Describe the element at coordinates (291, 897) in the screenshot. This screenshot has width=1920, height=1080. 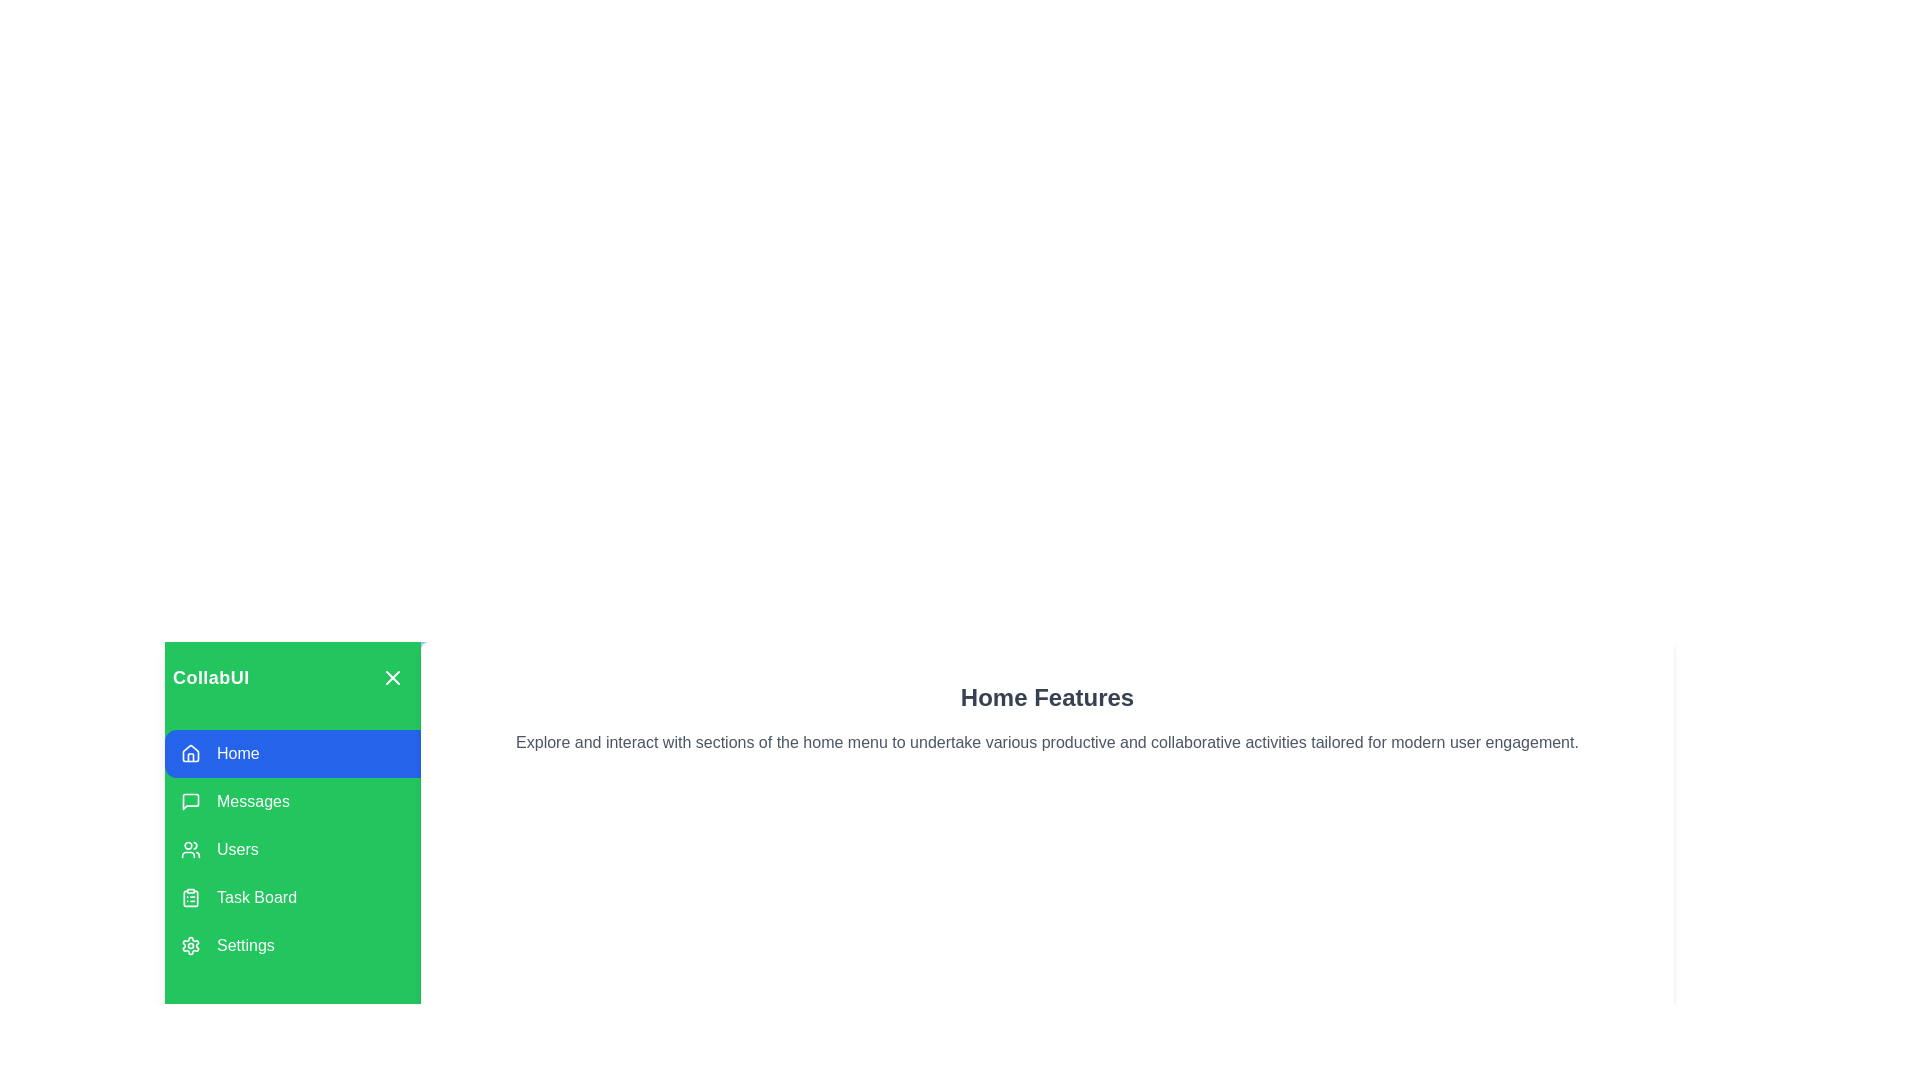
I see `the menu section Task Board` at that location.